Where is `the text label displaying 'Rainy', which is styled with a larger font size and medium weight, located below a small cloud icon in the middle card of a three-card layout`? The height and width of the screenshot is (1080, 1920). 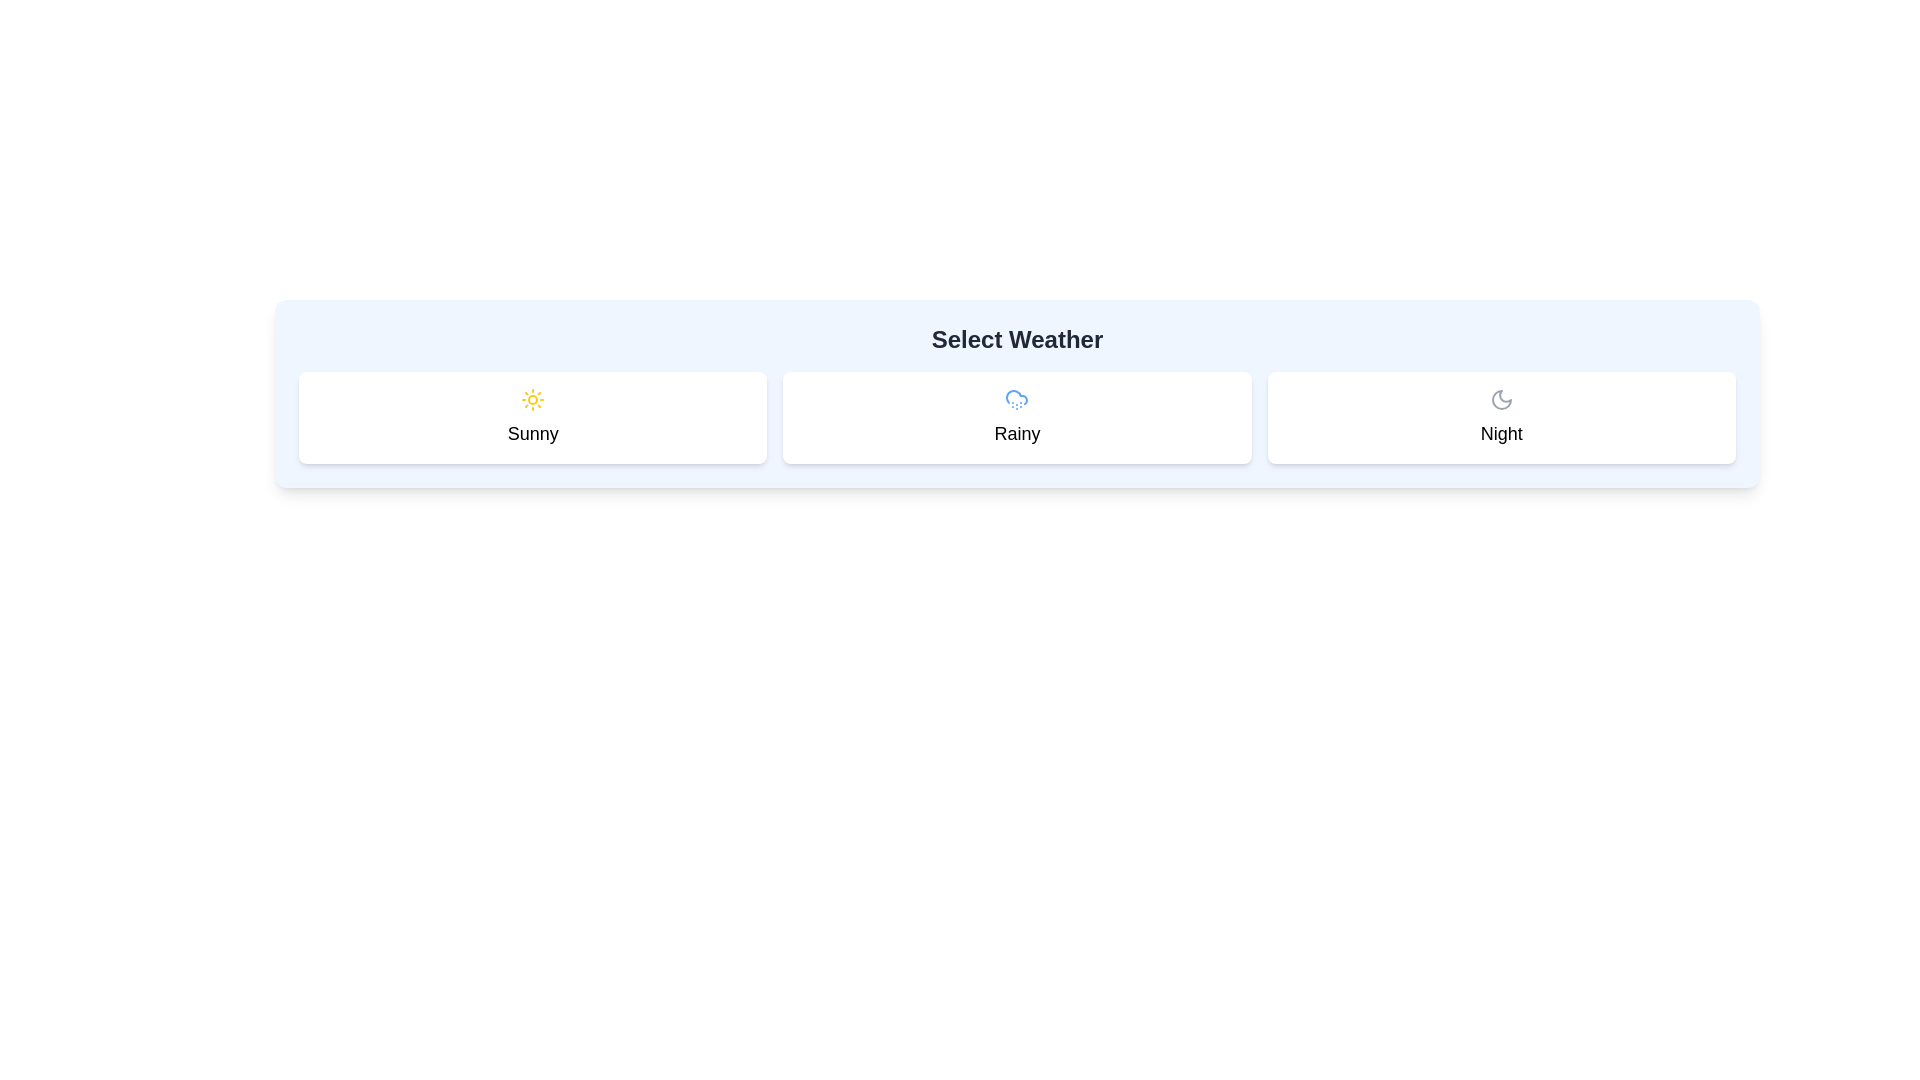
the text label displaying 'Rainy', which is styled with a larger font size and medium weight, located below a small cloud icon in the middle card of a three-card layout is located at coordinates (1017, 433).